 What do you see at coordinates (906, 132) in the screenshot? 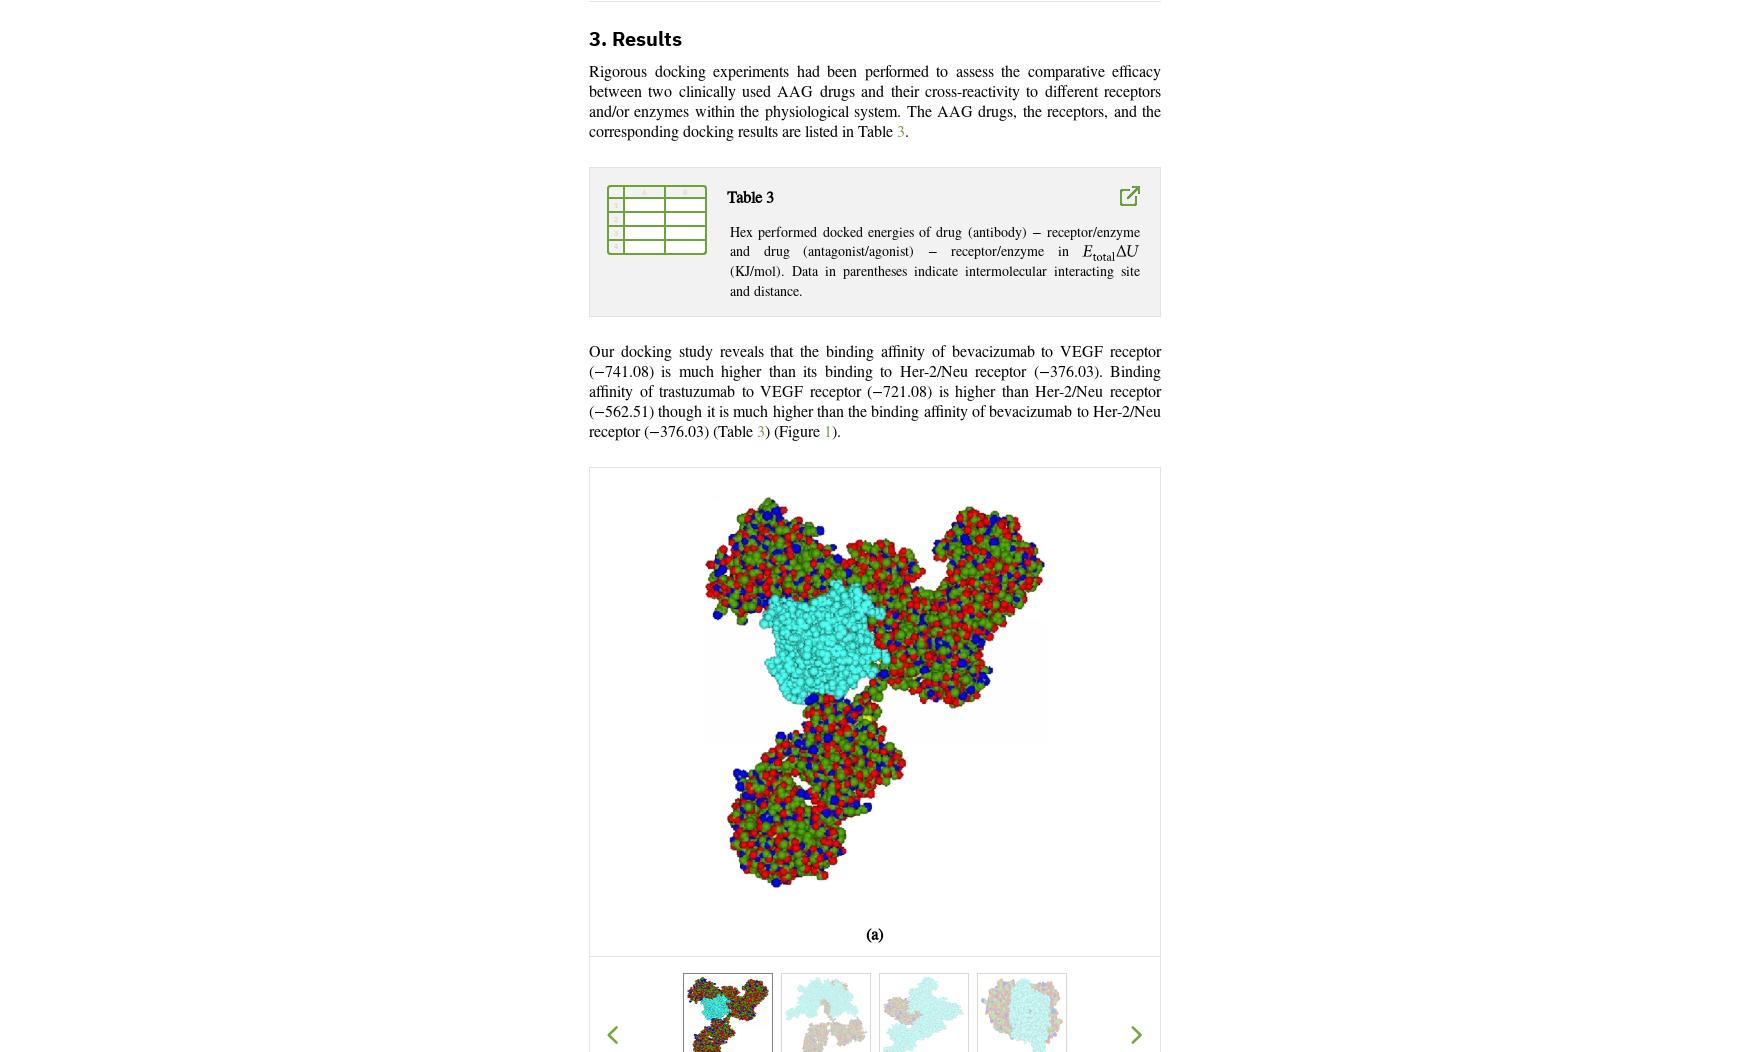
I see `'.'` at bounding box center [906, 132].